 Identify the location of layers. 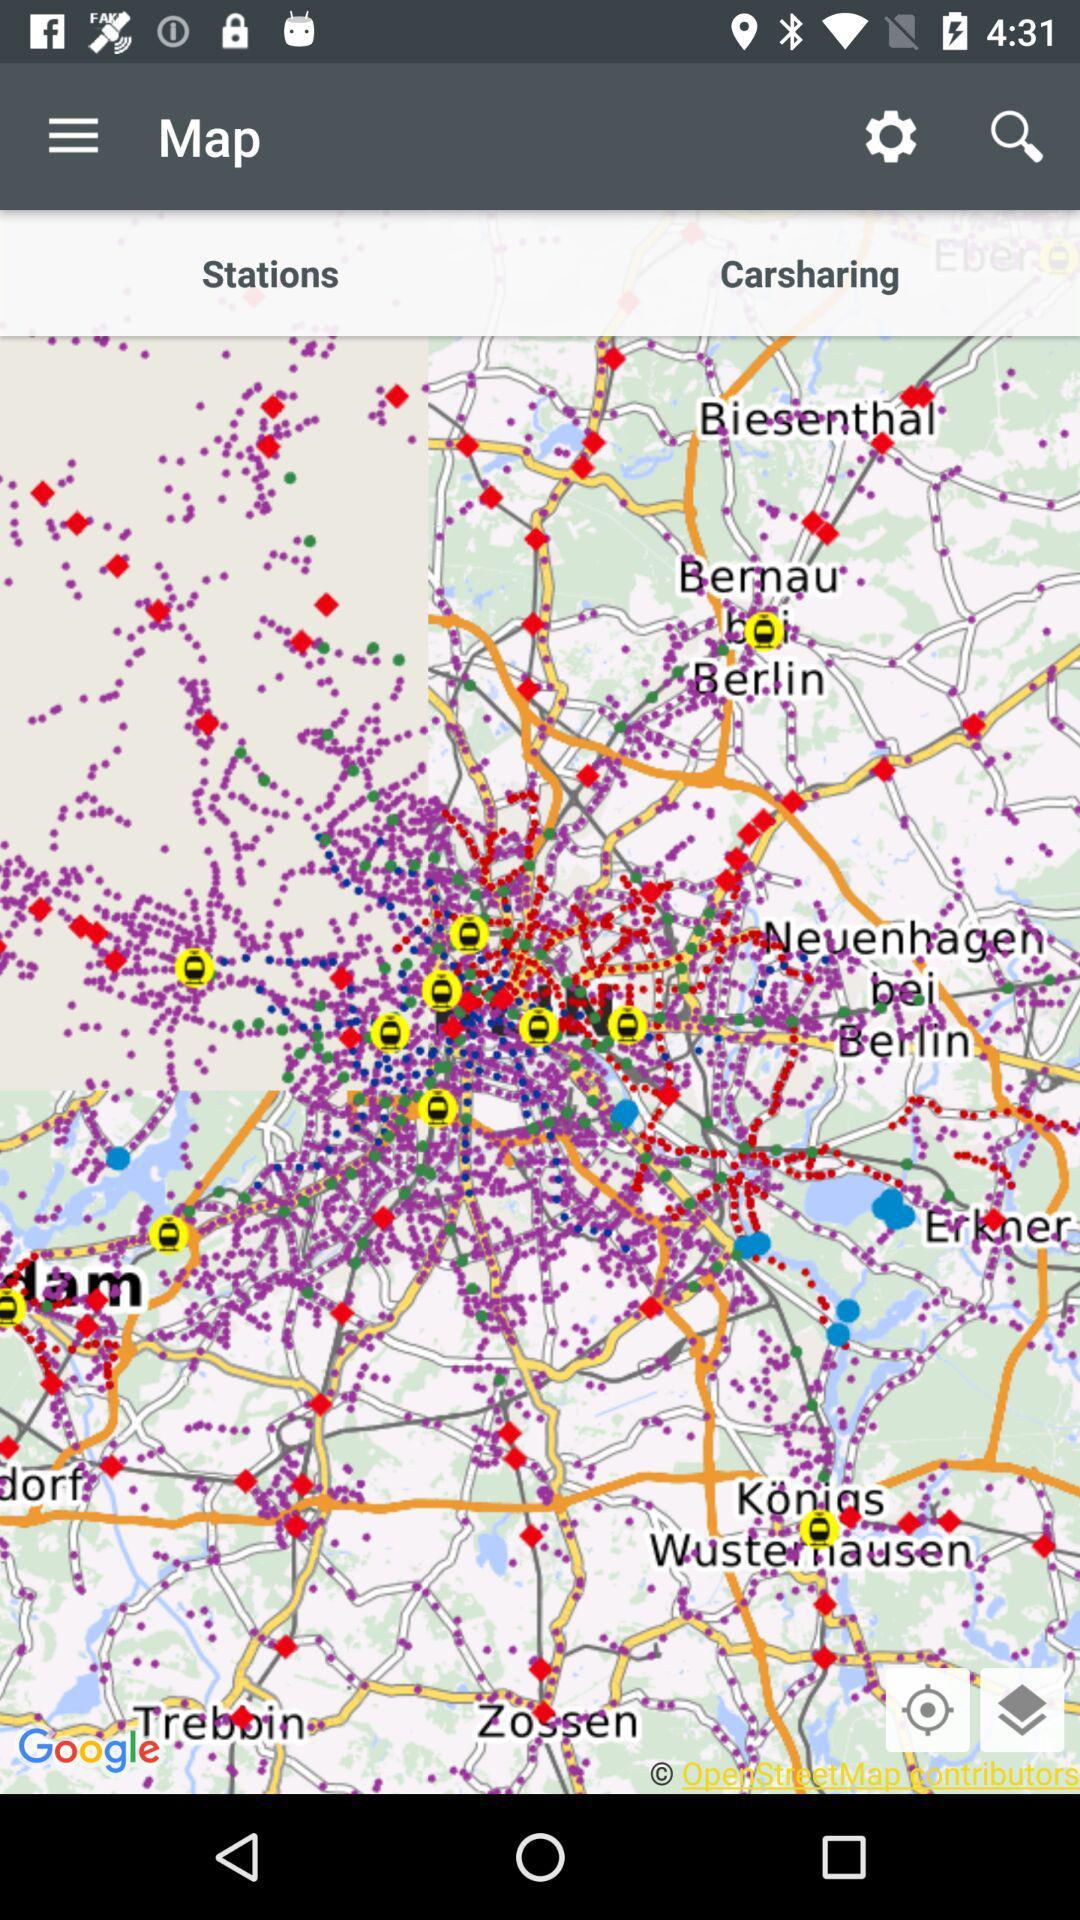
(1022, 1708).